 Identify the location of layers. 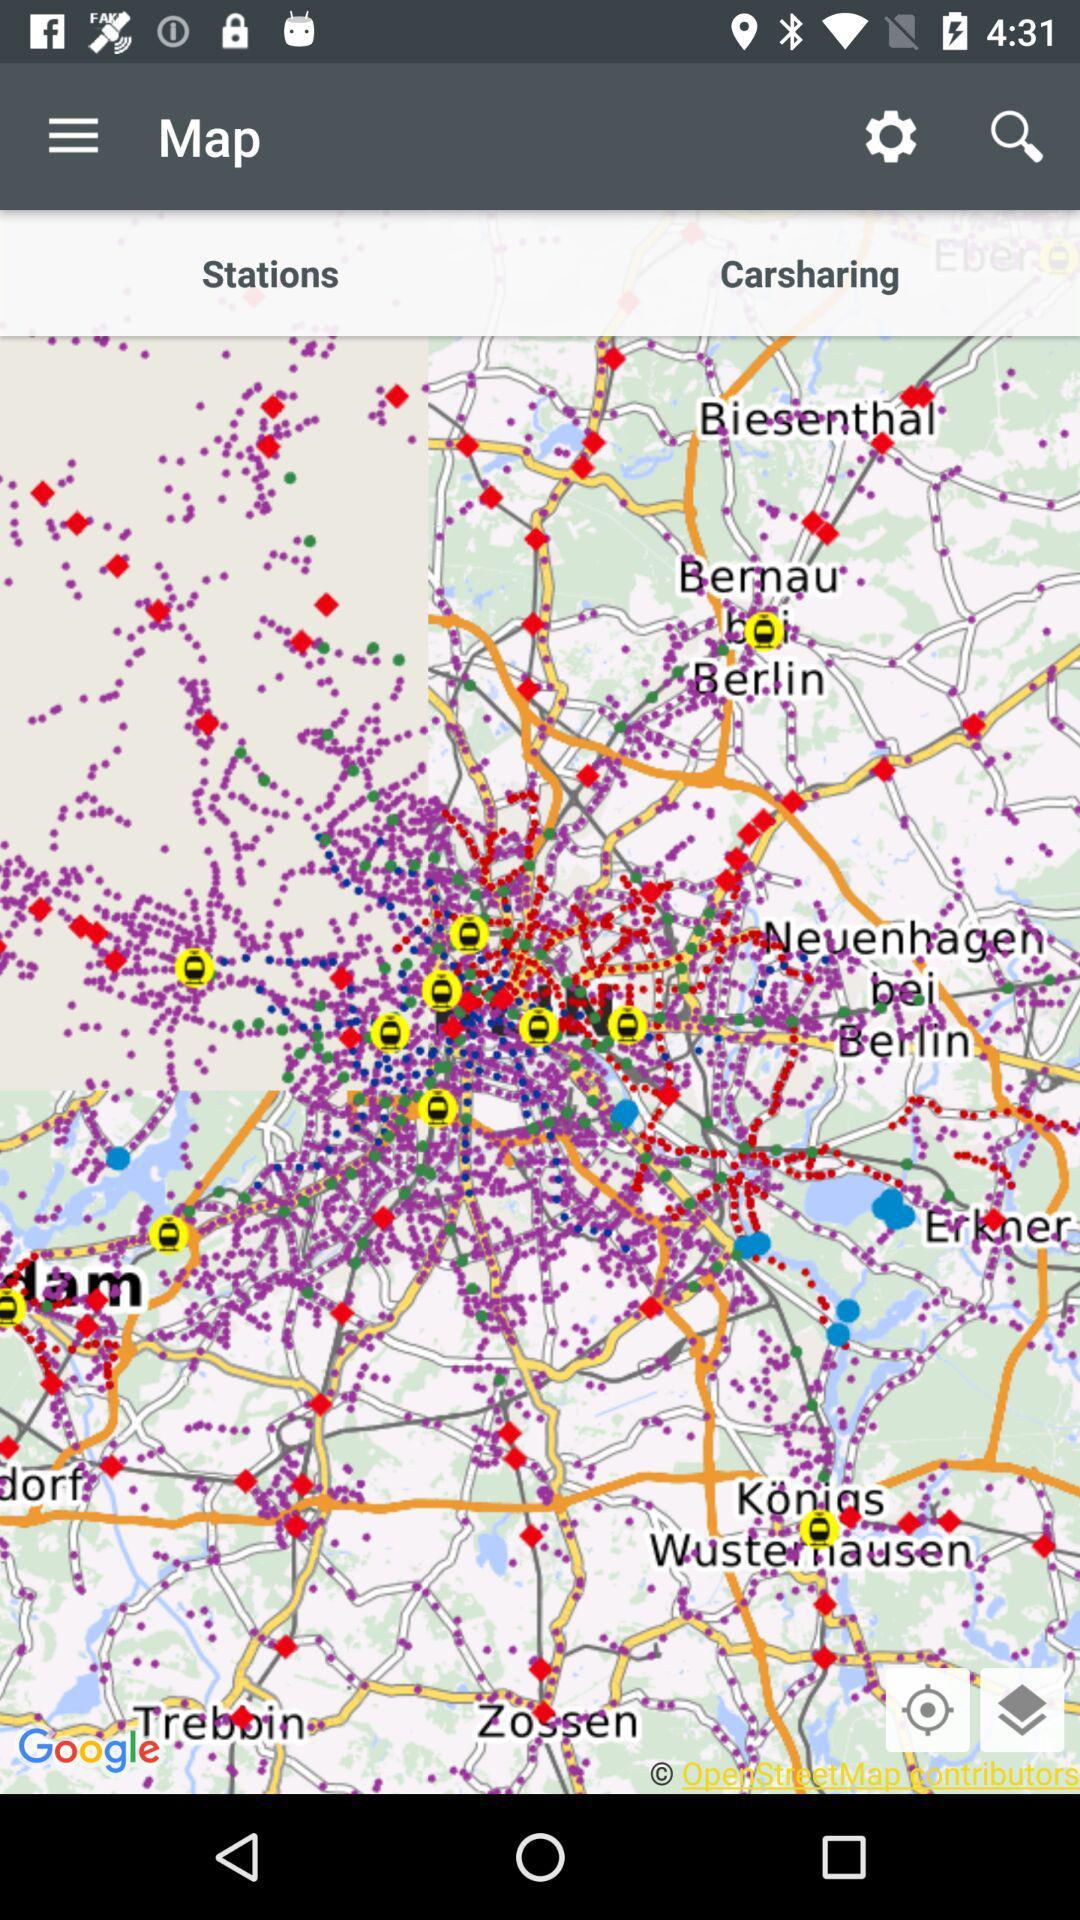
(1022, 1708).